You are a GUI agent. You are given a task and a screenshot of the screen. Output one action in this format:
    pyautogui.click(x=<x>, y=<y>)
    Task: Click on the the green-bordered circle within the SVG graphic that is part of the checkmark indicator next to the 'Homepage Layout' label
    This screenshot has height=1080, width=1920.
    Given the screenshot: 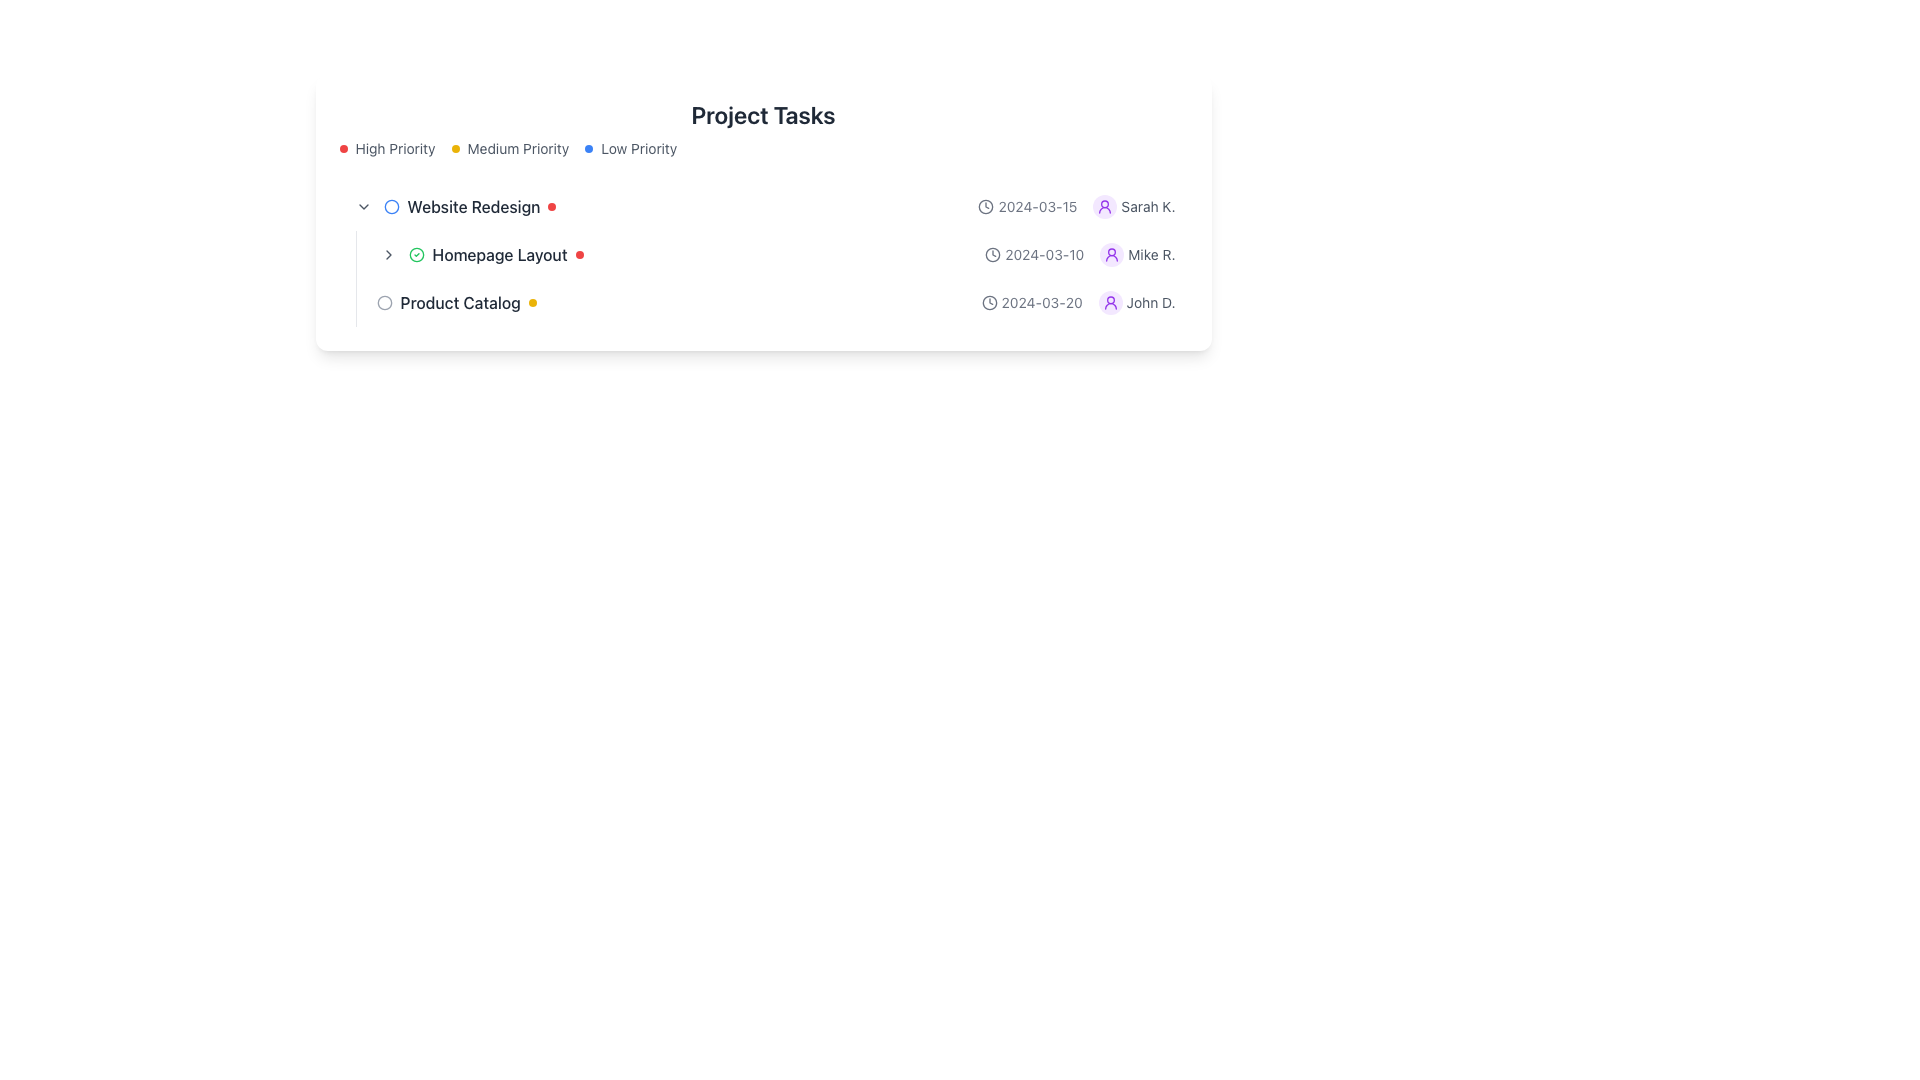 What is the action you would take?
    pyautogui.click(x=415, y=253)
    